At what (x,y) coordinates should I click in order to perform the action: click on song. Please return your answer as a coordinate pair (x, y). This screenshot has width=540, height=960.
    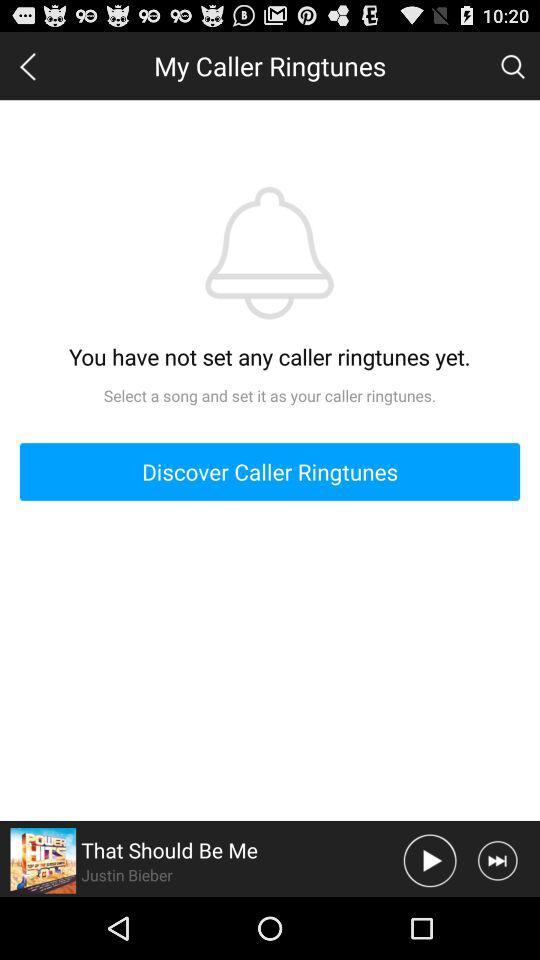
    Looking at the image, I should click on (429, 859).